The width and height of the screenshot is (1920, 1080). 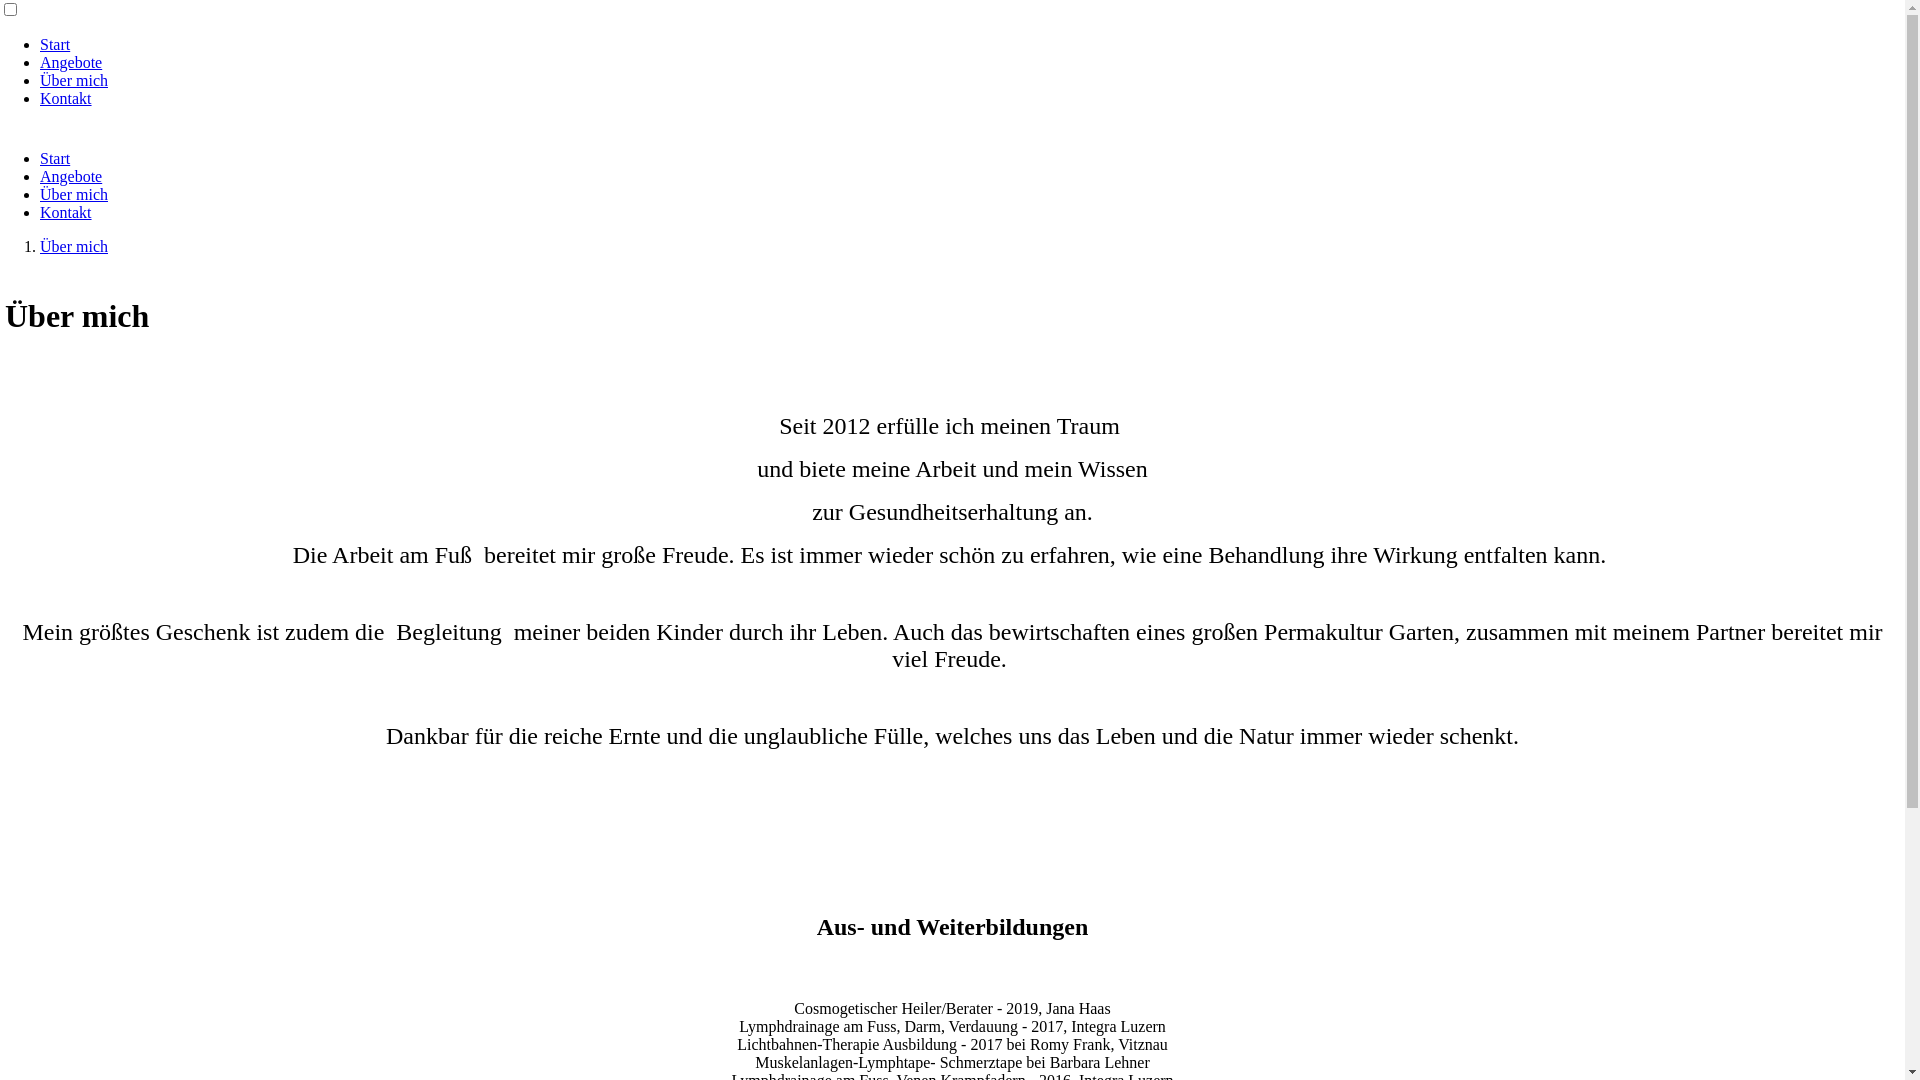 What do you see at coordinates (39, 212) in the screenshot?
I see `'Kontakt'` at bounding box center [39, 212].